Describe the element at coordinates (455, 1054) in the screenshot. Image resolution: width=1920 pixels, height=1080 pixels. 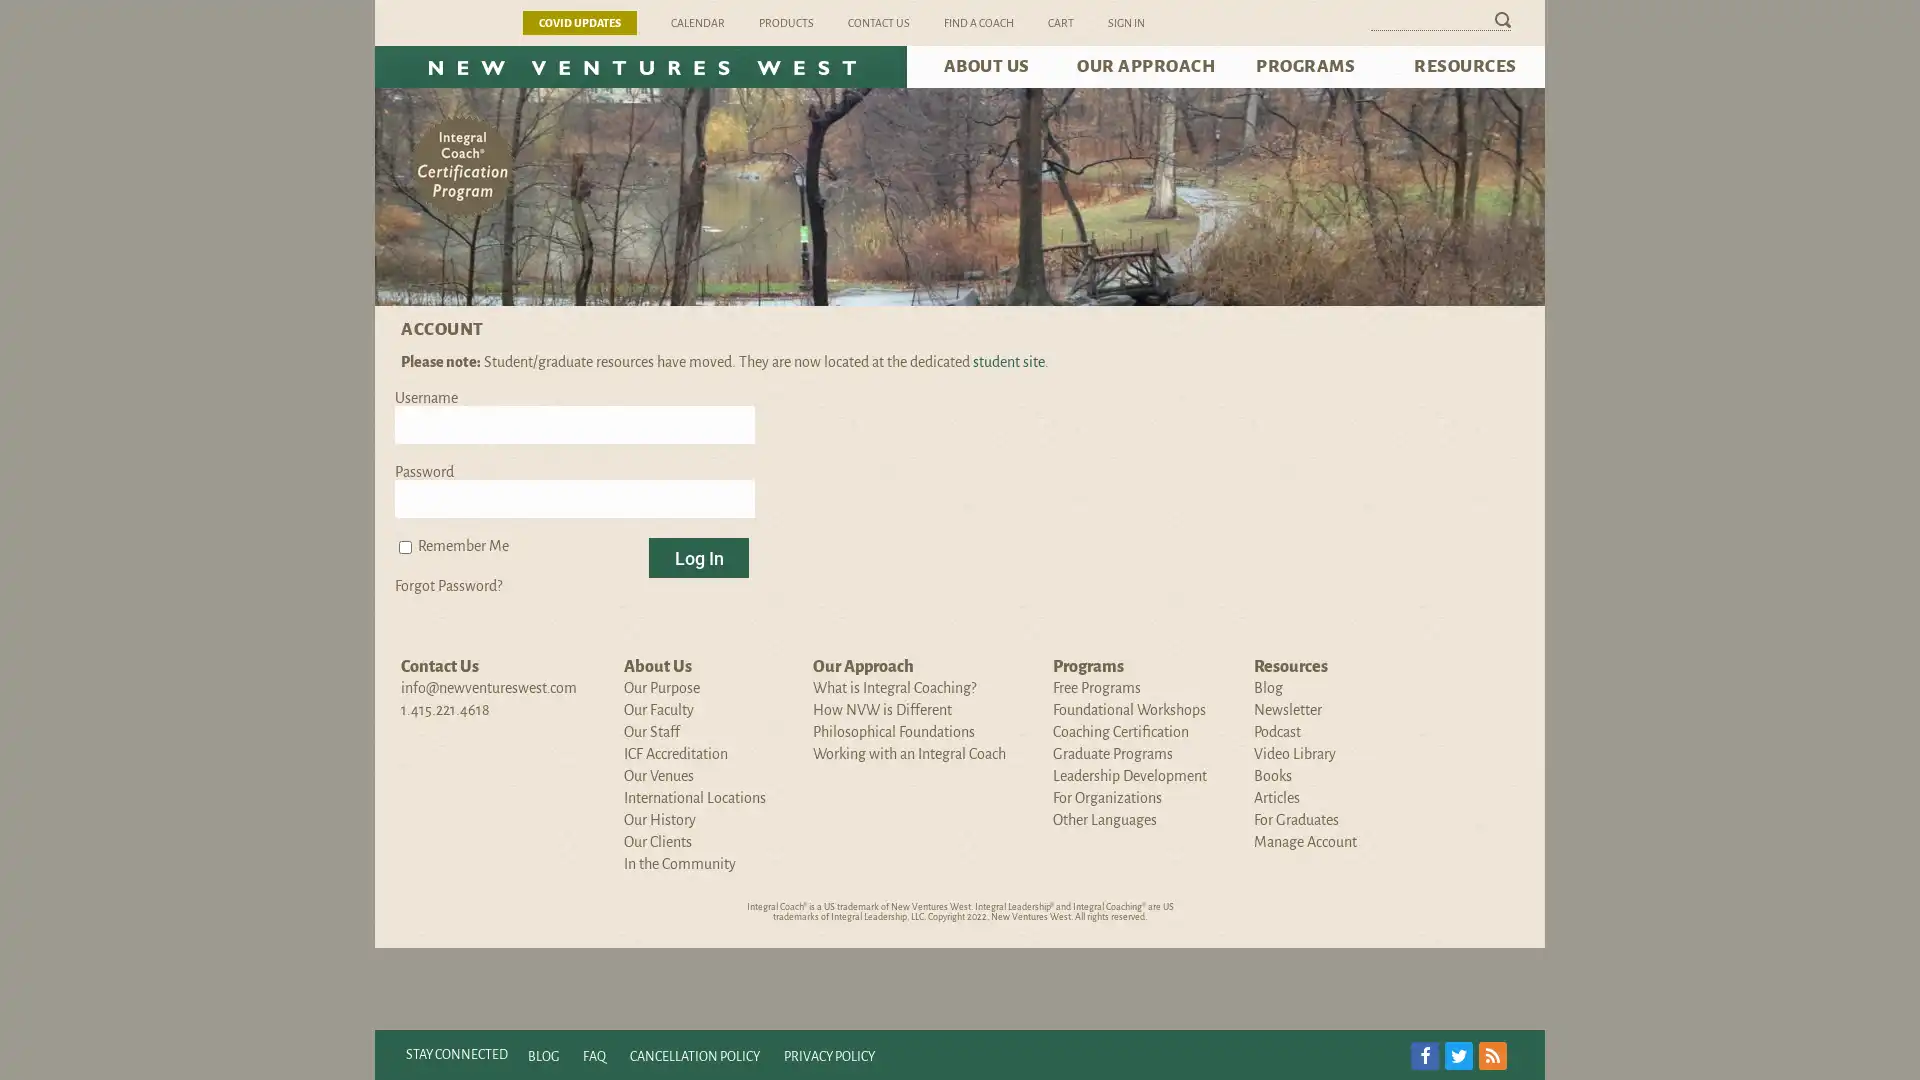
I see `STAY CONNECTED` at that location.